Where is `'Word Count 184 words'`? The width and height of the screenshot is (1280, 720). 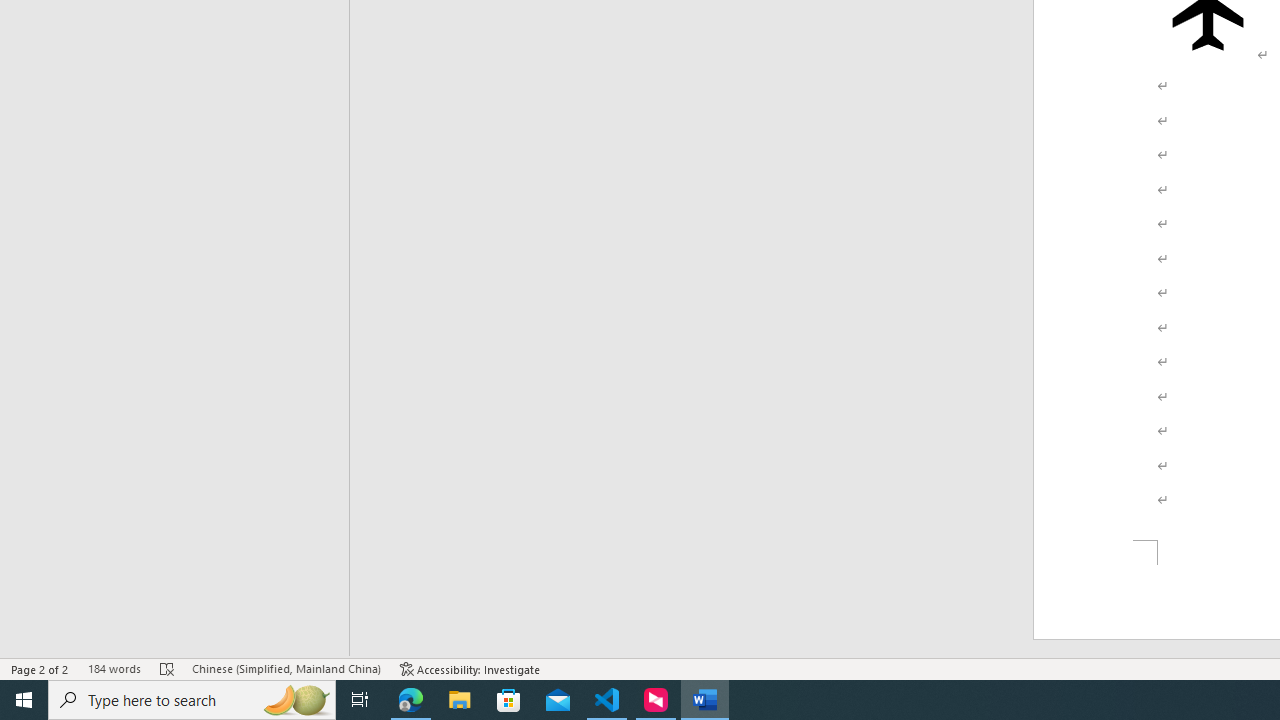 'Word Count 184 words' is located at coordinates (112, 669).